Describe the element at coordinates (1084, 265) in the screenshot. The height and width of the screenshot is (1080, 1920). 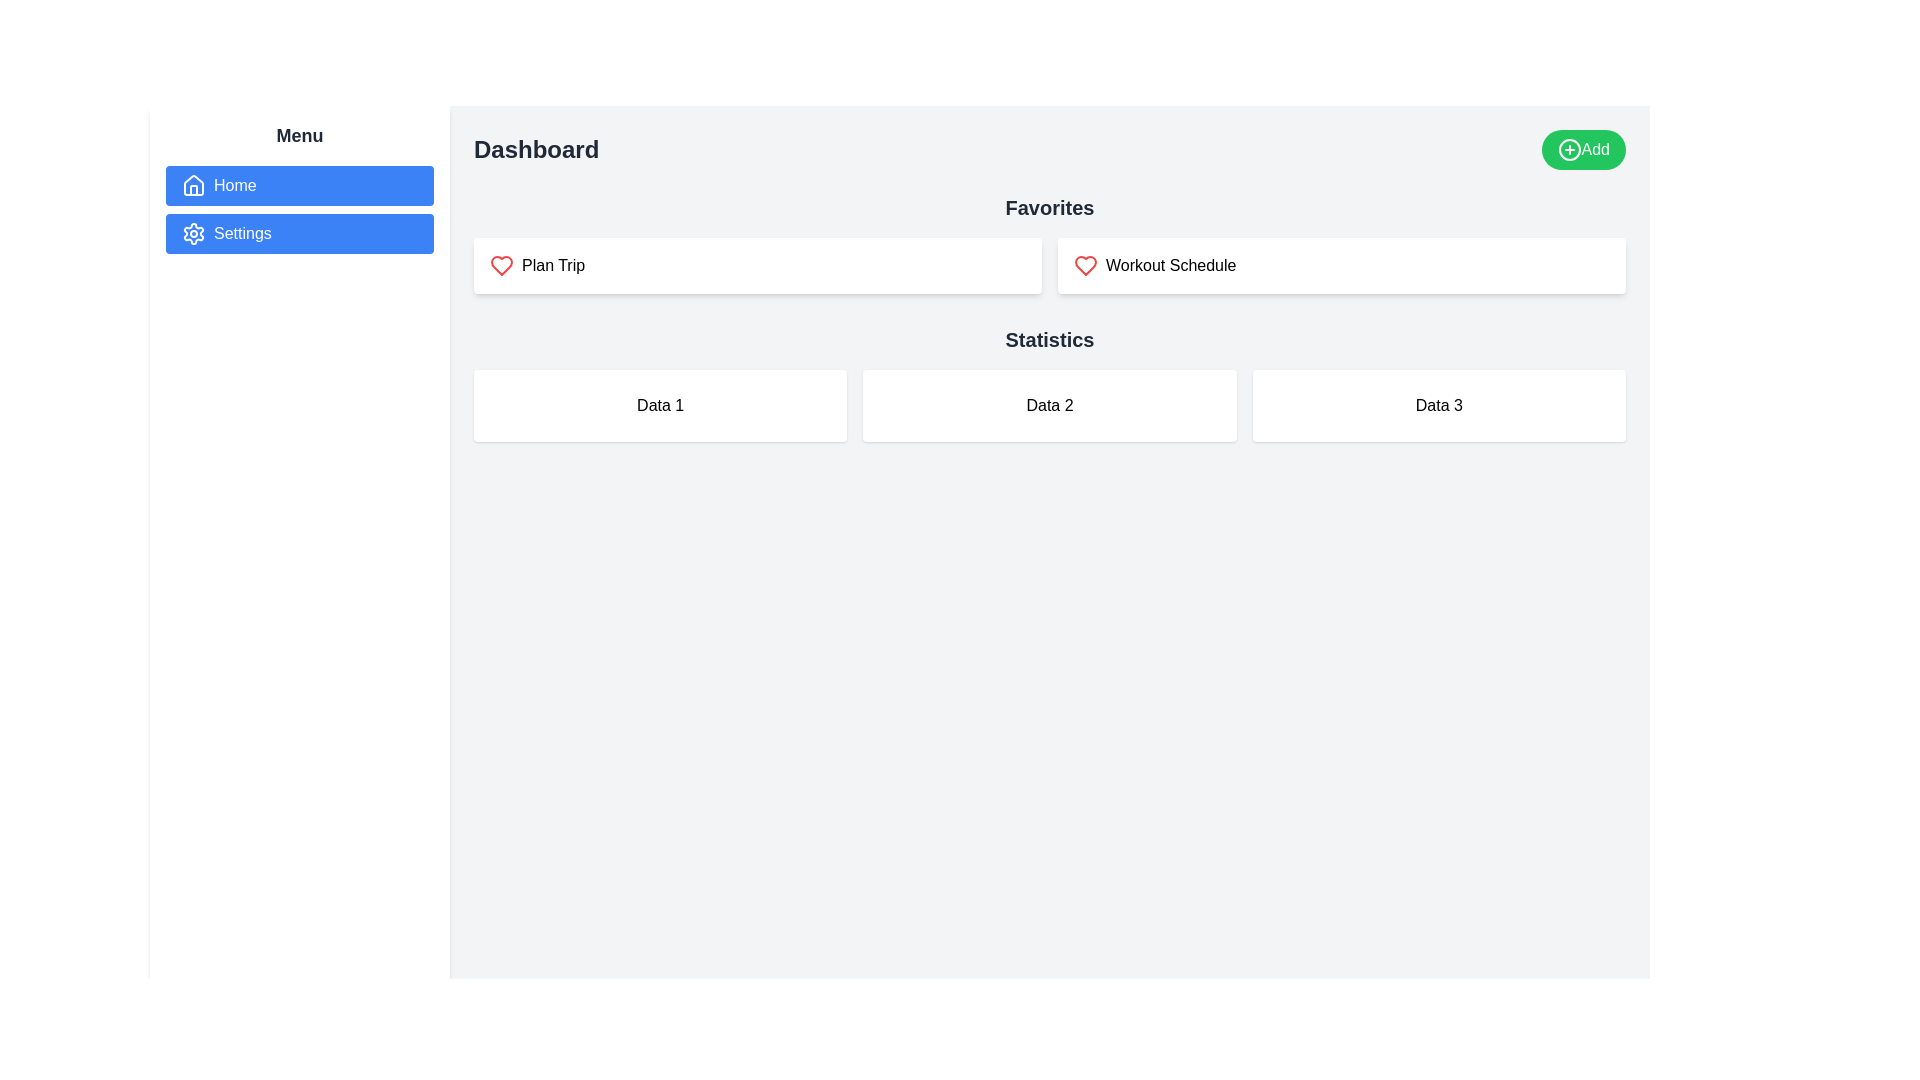
I see `the heart-shaped icon, which is red and indicates a 'favorite' or 'like' functionality, located next to the 'Workout Schedule' label in the 'Favorites' section of the dashboard interface` at that location.